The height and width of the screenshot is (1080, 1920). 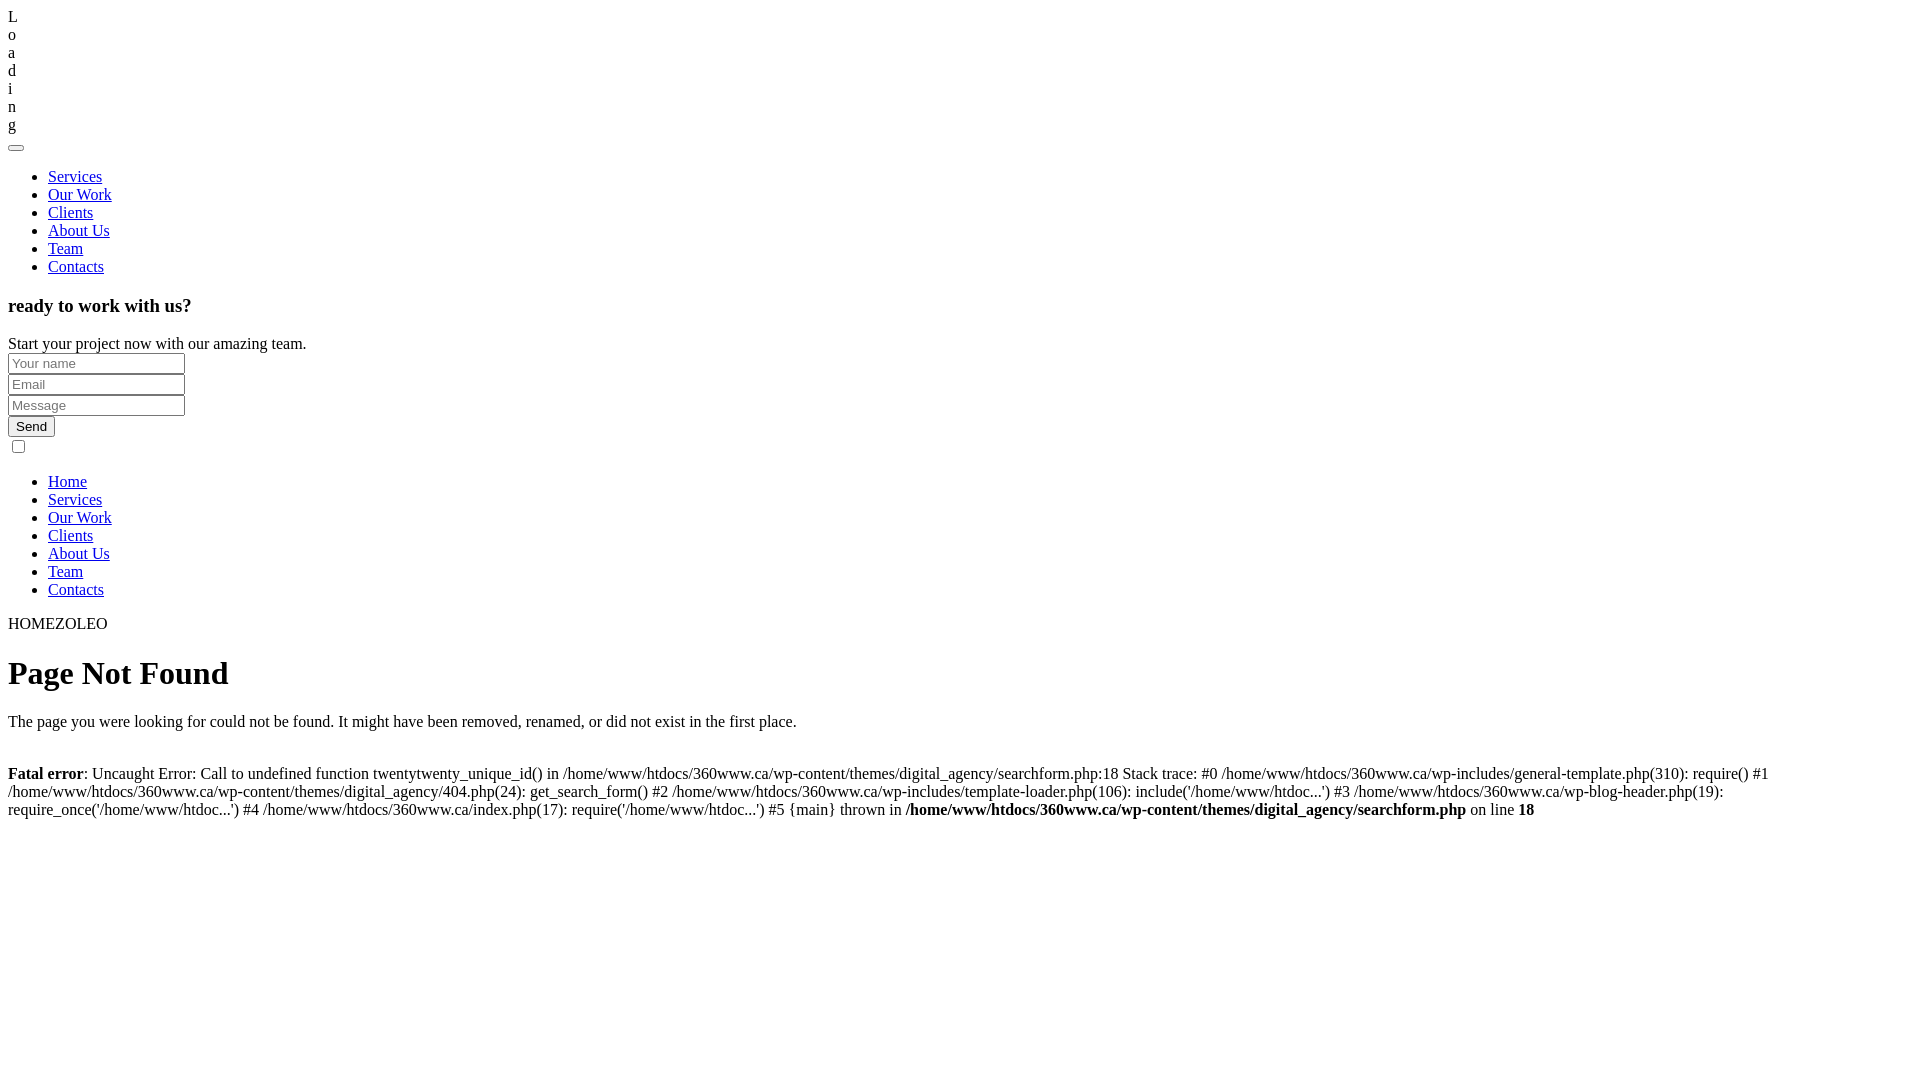 I want to click on 'Contacts', so click(x=76, y=588).